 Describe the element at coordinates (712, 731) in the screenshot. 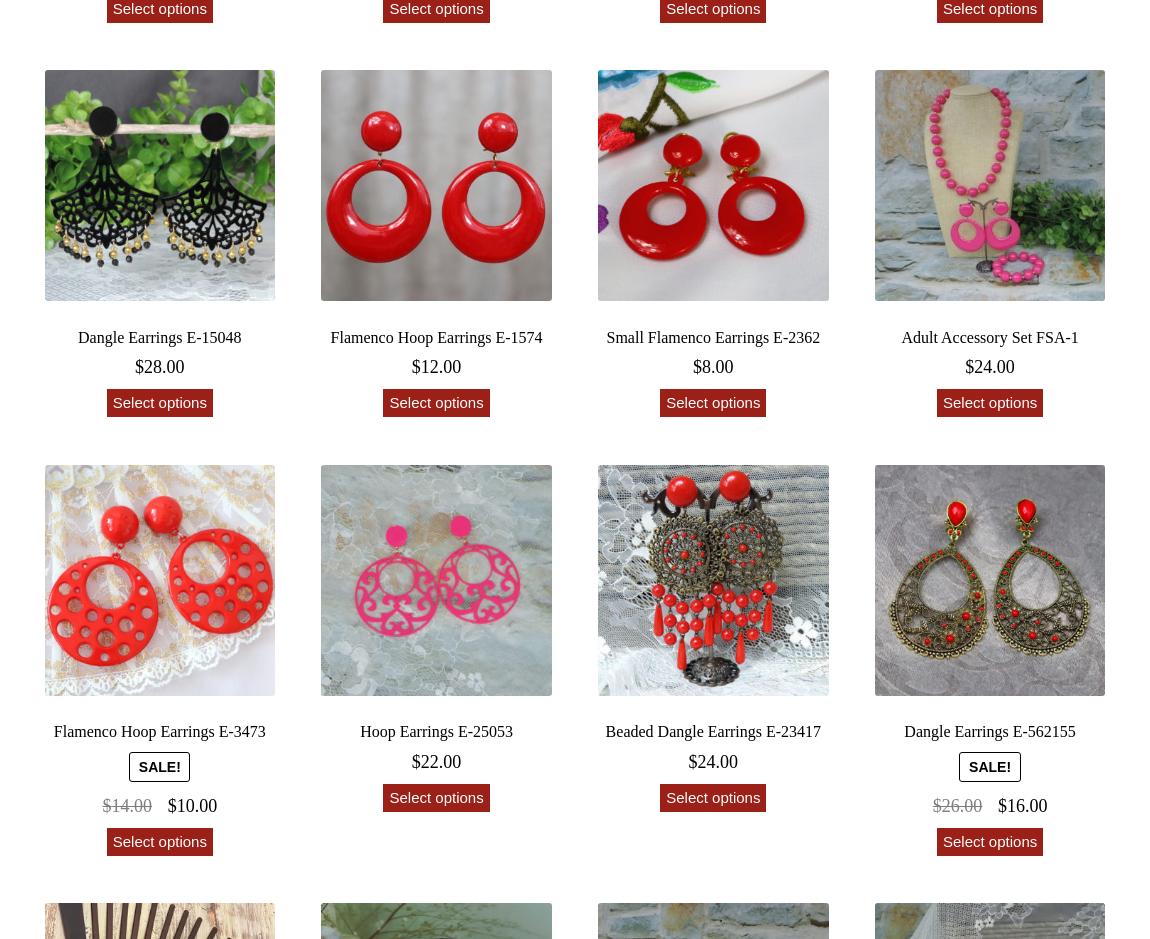

I see `'Beaded Dangle Earrings E-23417'` at that location.